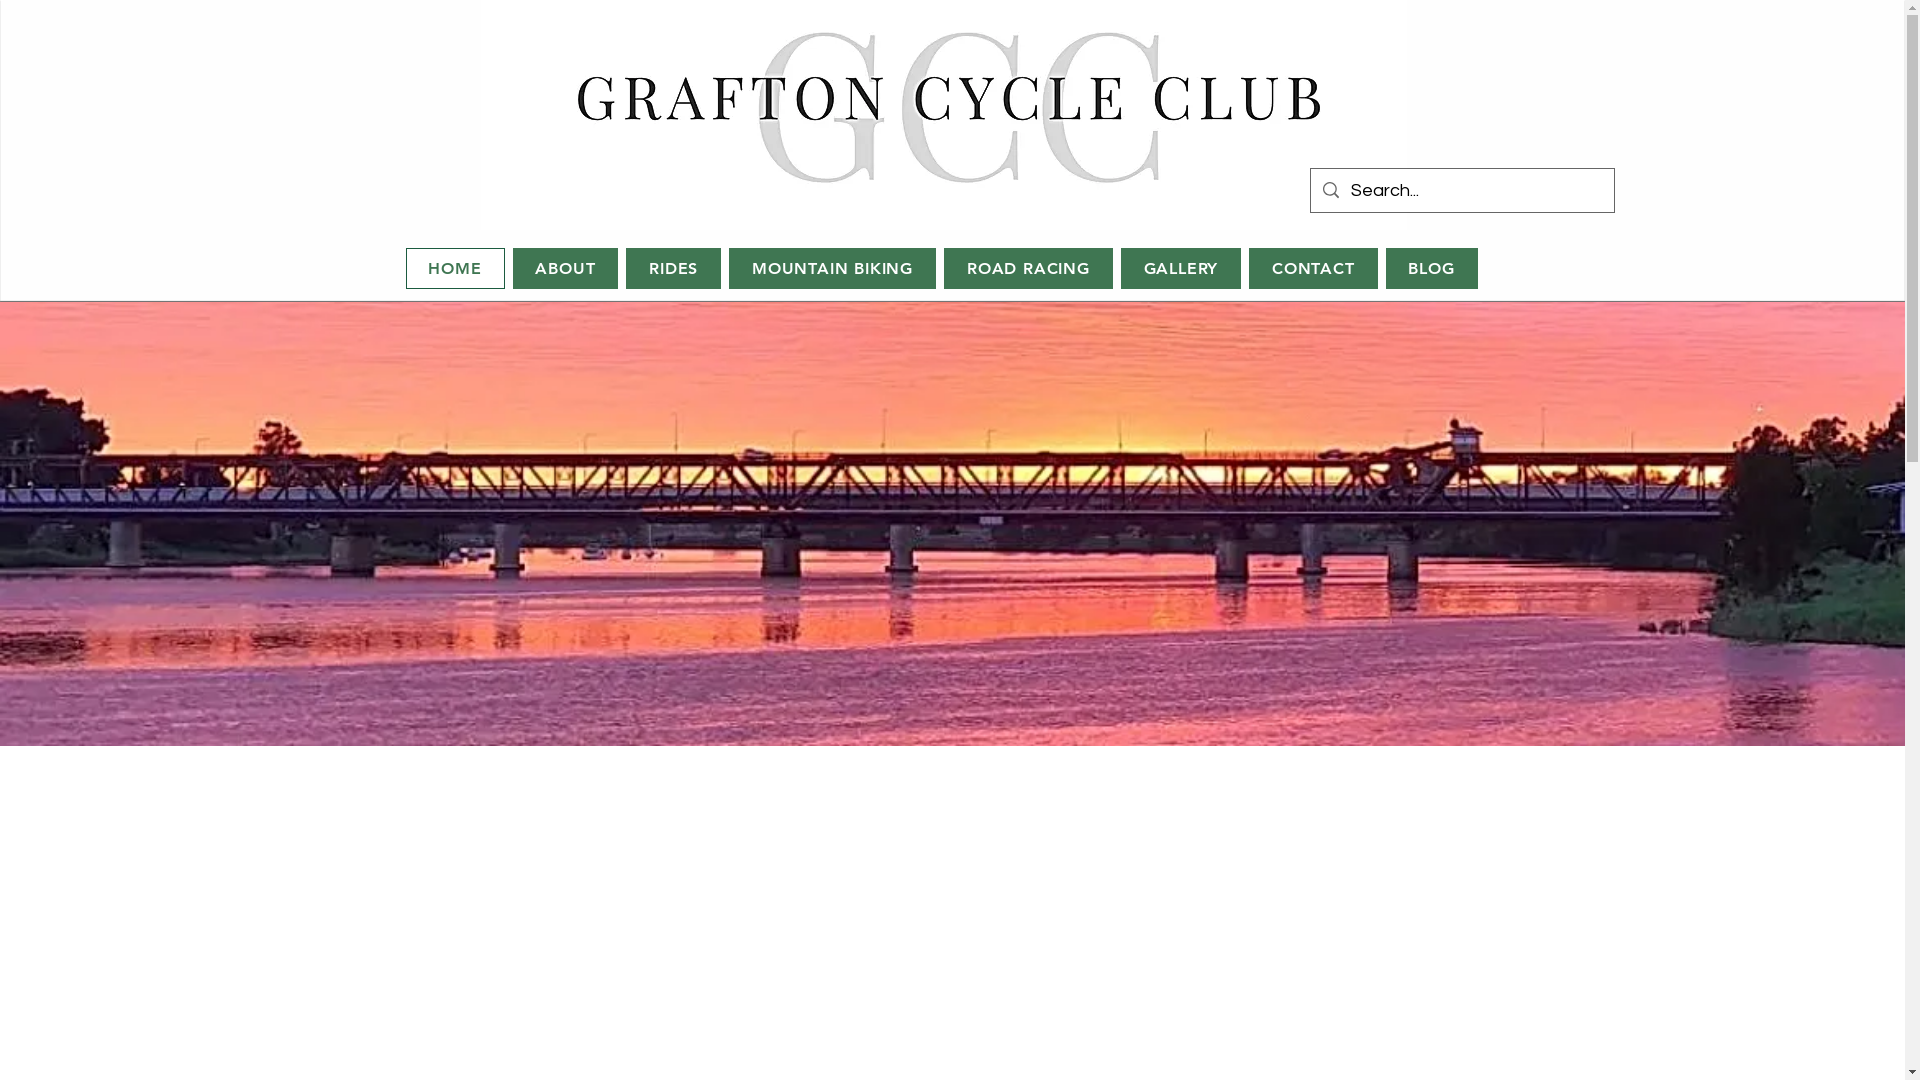  What do you see at coordinates (943, 267) in the screenshot?
I see `'ROAD RACING'` at bounding box center [943, 267].